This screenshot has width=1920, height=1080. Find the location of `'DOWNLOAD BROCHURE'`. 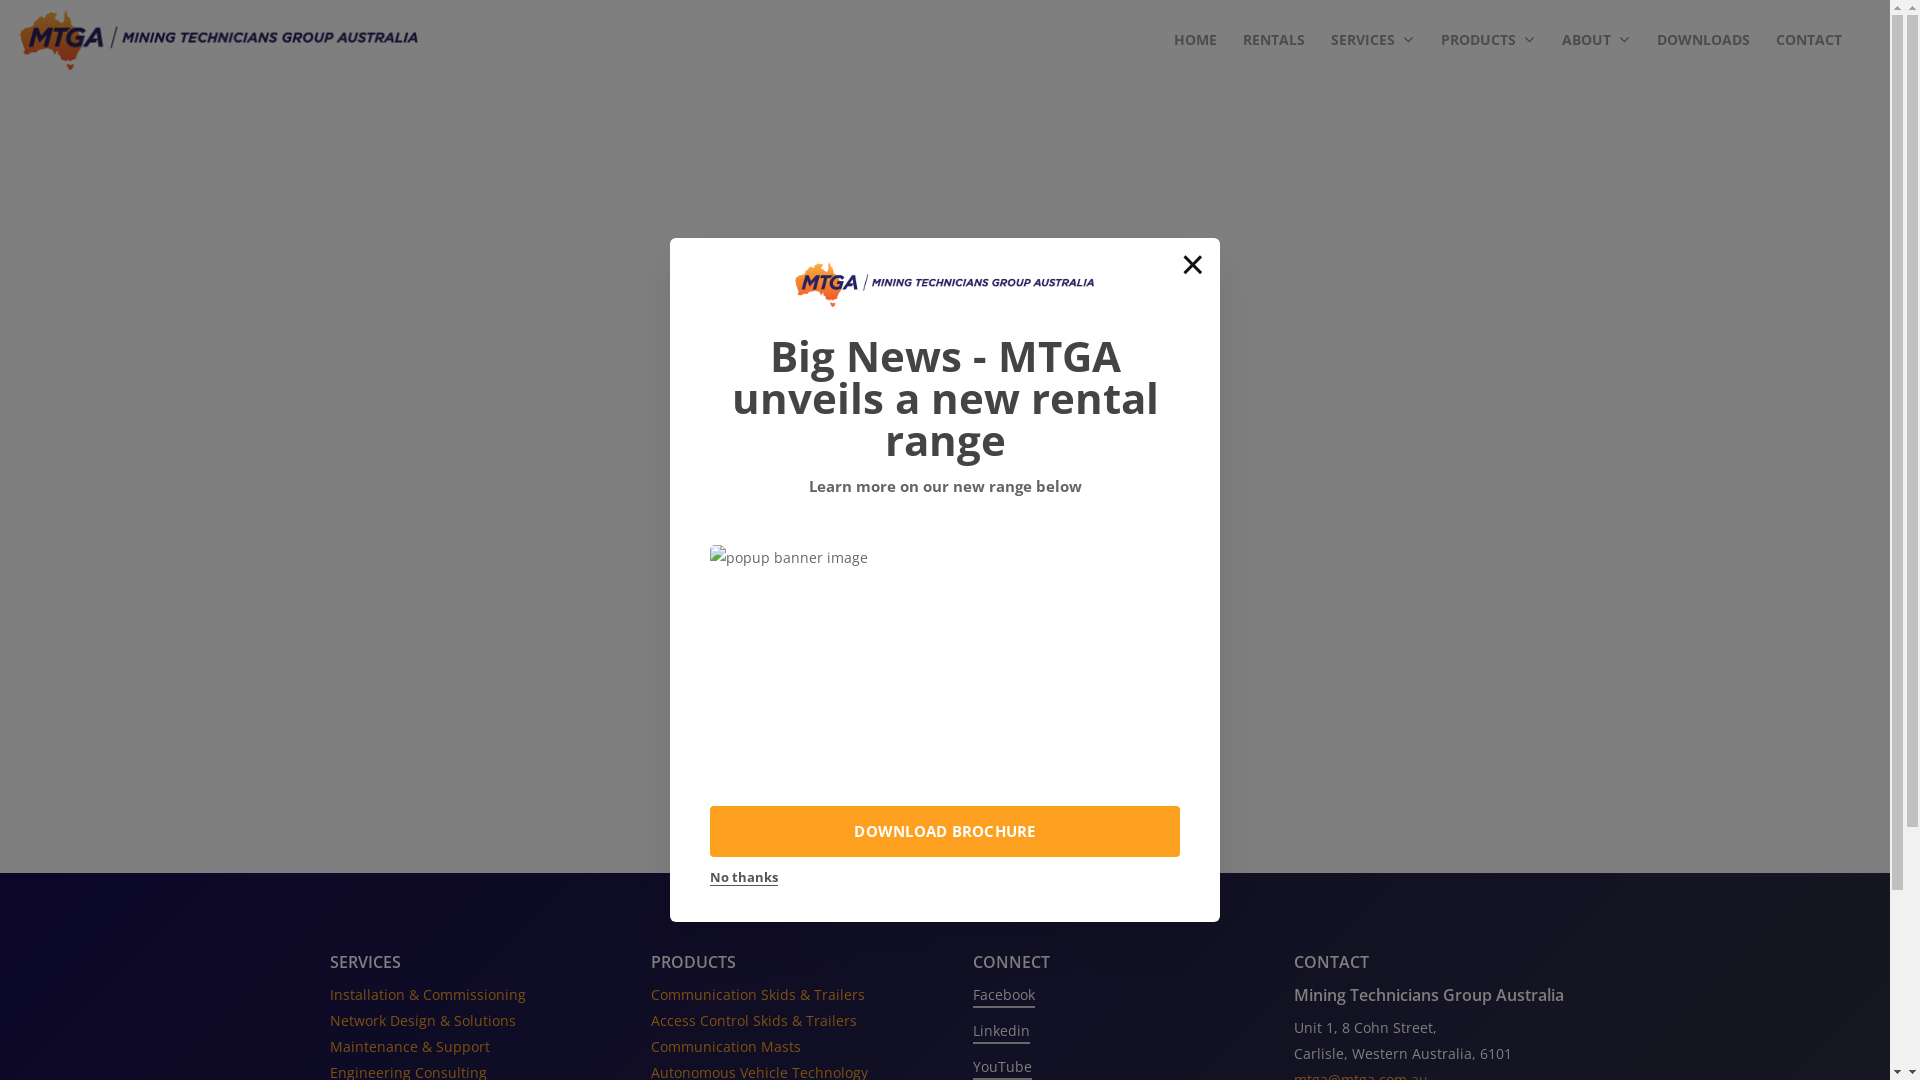

'DOWNLOAD BROCHURE' is located at coordinates (944, 831).